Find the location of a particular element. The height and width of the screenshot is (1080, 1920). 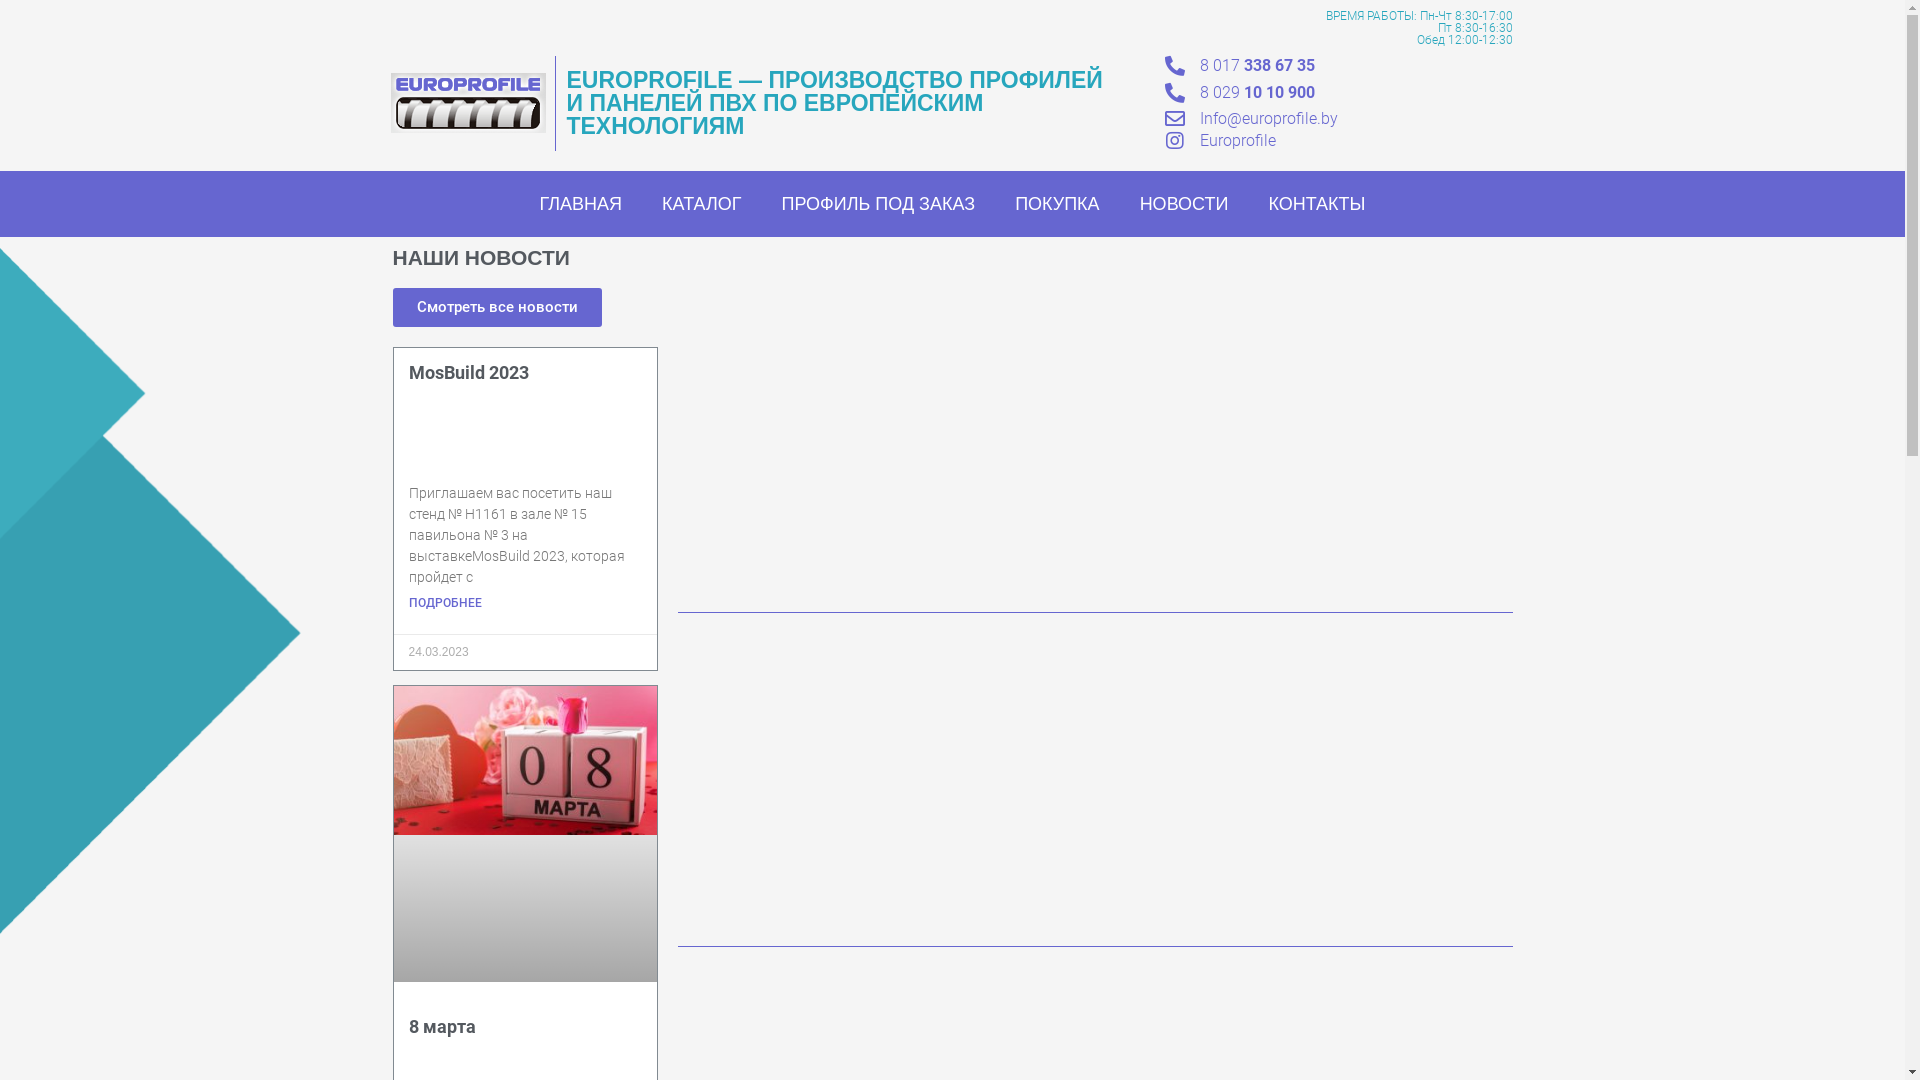

'MosBuild 2023' is located at coordinates (467, 372).